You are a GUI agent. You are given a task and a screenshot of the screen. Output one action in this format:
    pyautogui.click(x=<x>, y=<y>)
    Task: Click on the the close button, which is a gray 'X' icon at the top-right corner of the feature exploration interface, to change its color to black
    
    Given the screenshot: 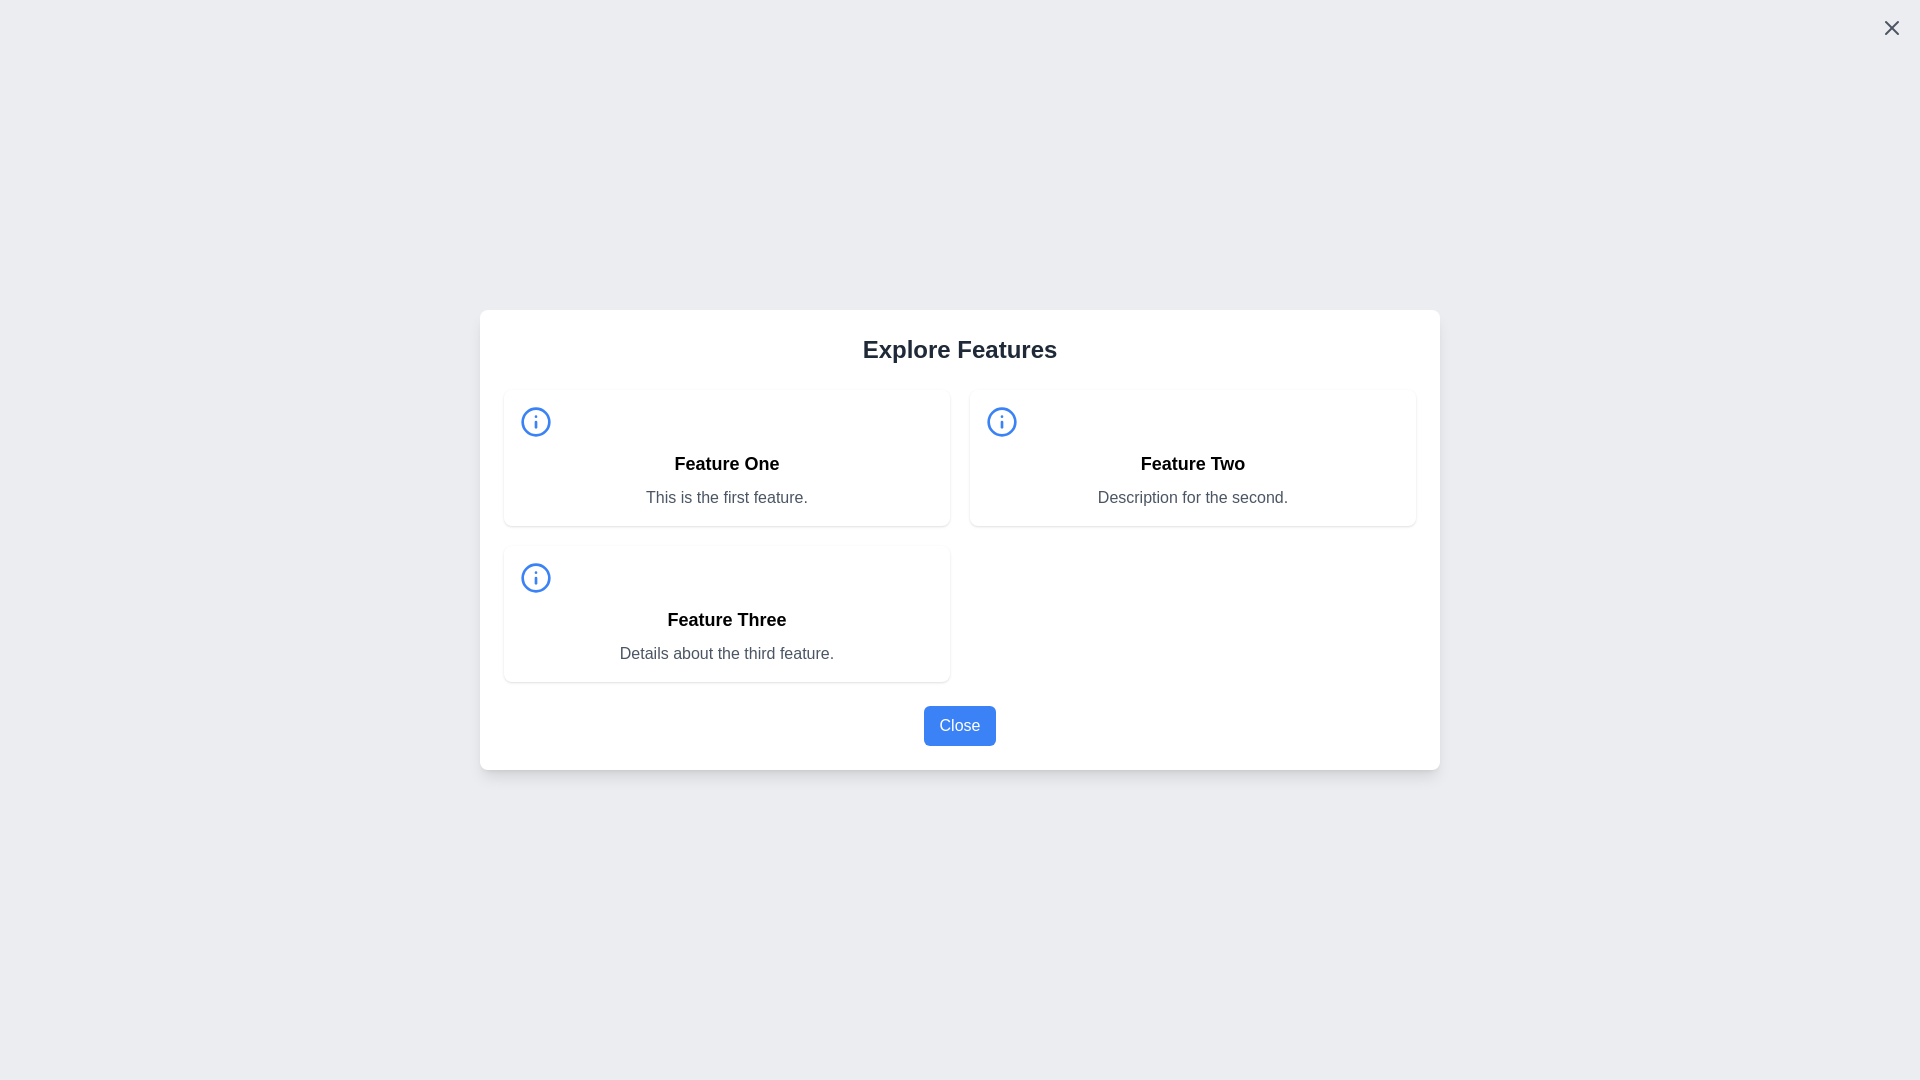 What is the action you would take?
    pyautogui.click(x=1890, y=27)
    